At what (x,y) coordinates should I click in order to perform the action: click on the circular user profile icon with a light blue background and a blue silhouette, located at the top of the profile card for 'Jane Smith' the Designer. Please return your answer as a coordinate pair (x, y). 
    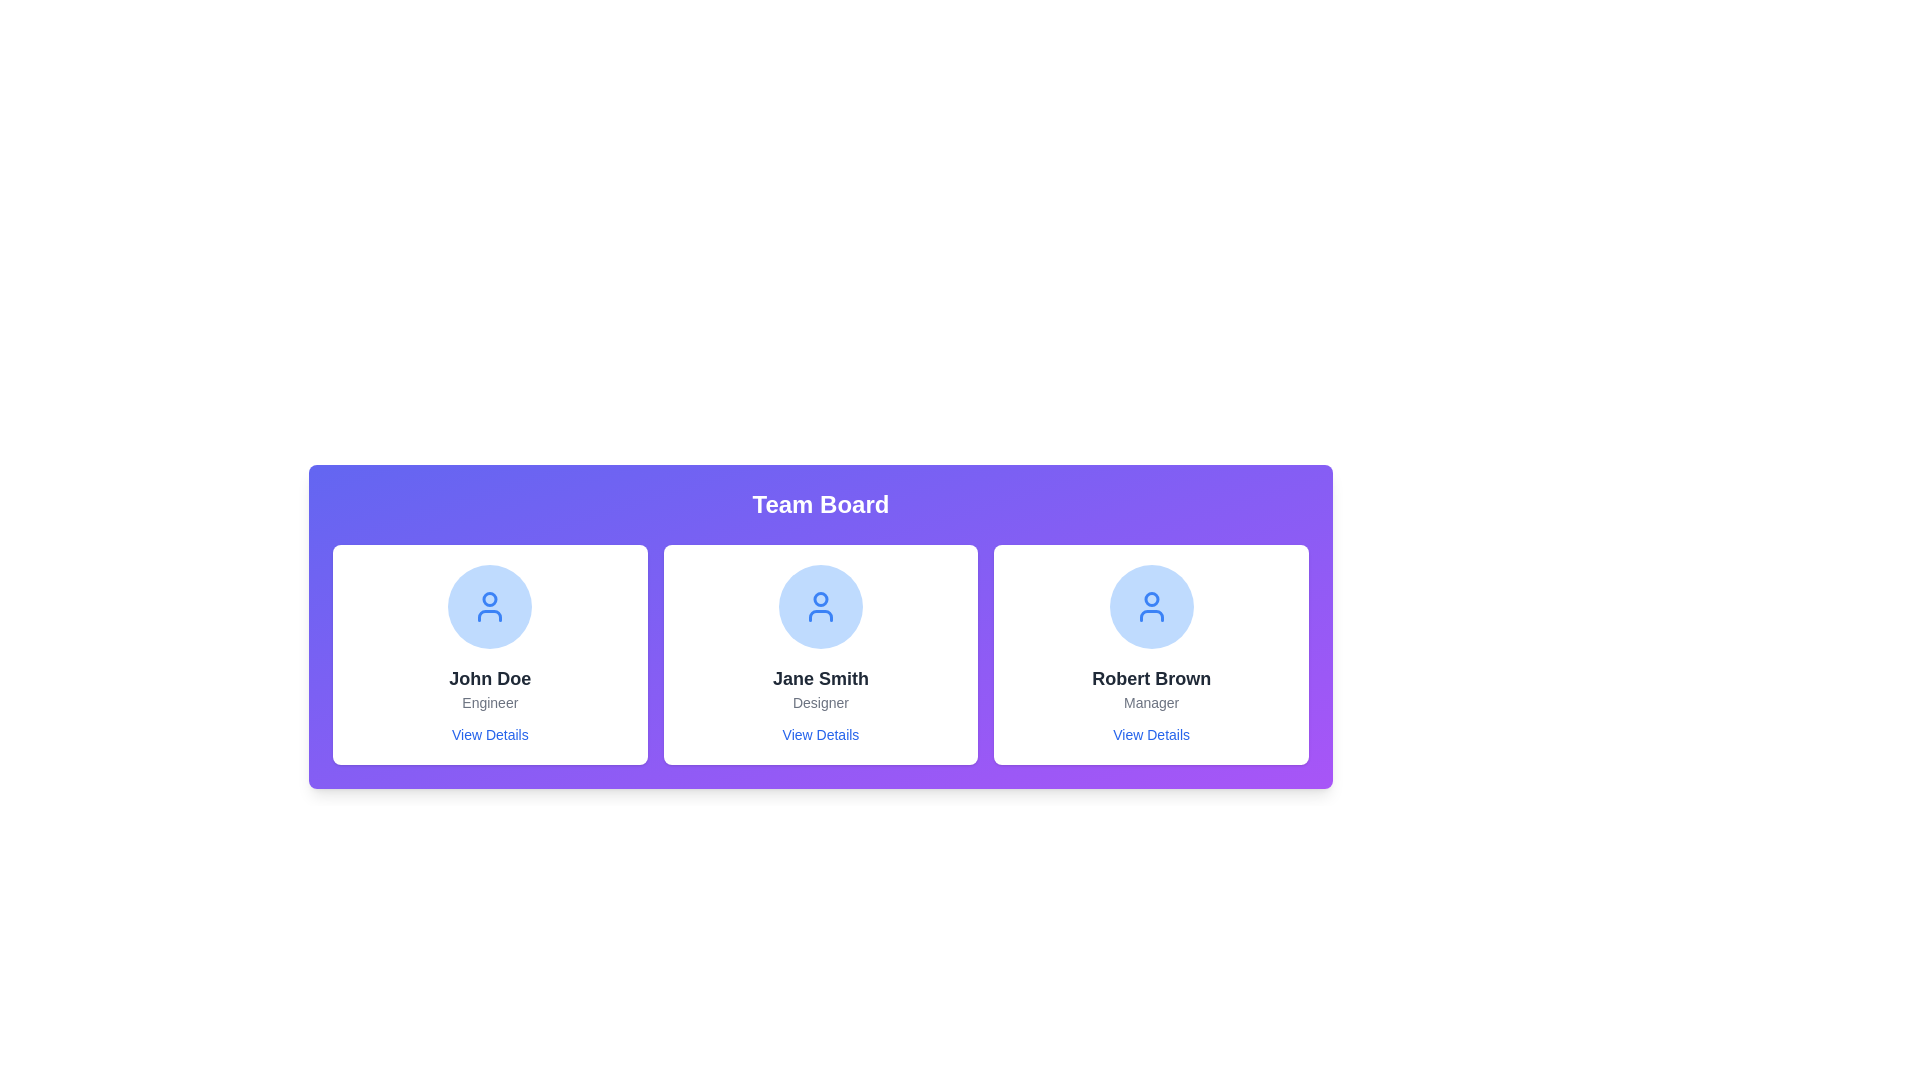
    Looking at the image, I should click on (820, 605).